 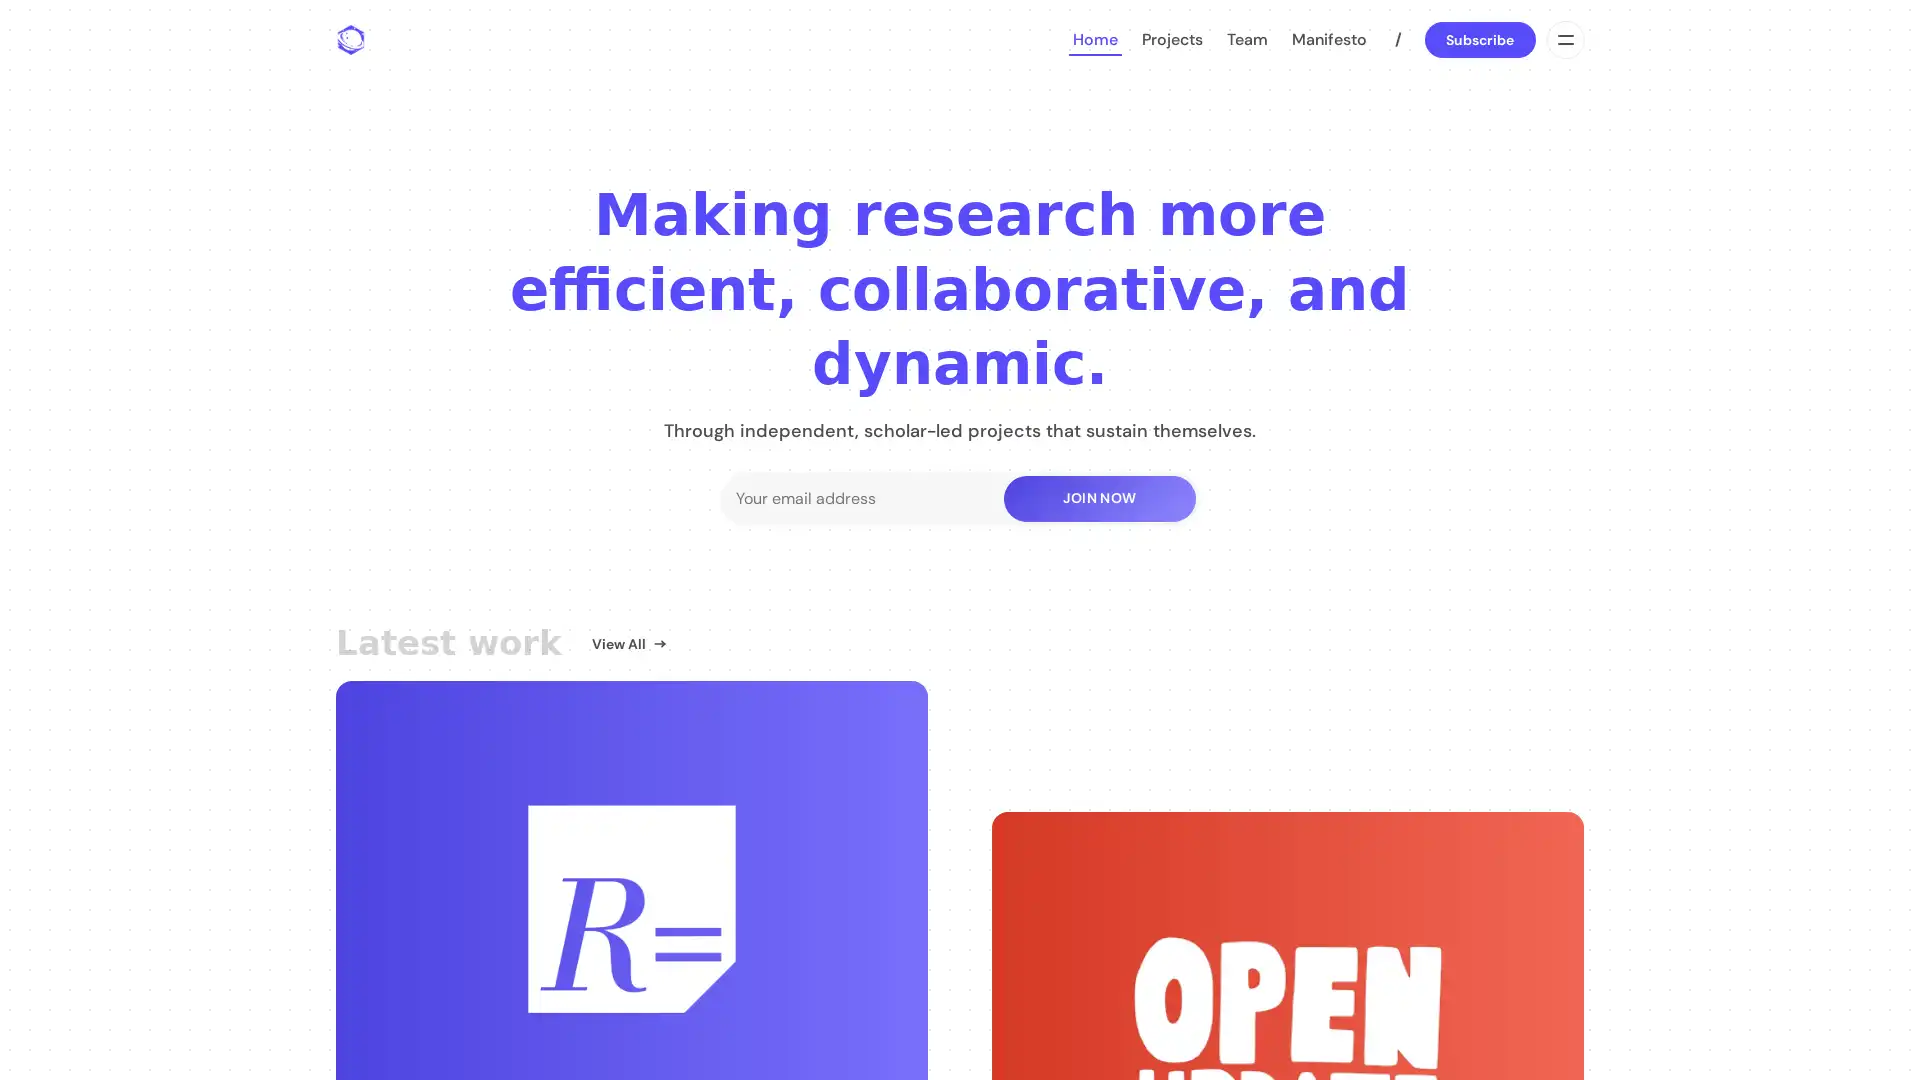 What do you see at coordinates (1563, 39) in the screenshot?
I see `Menu` at bounding box center [1563, 39].